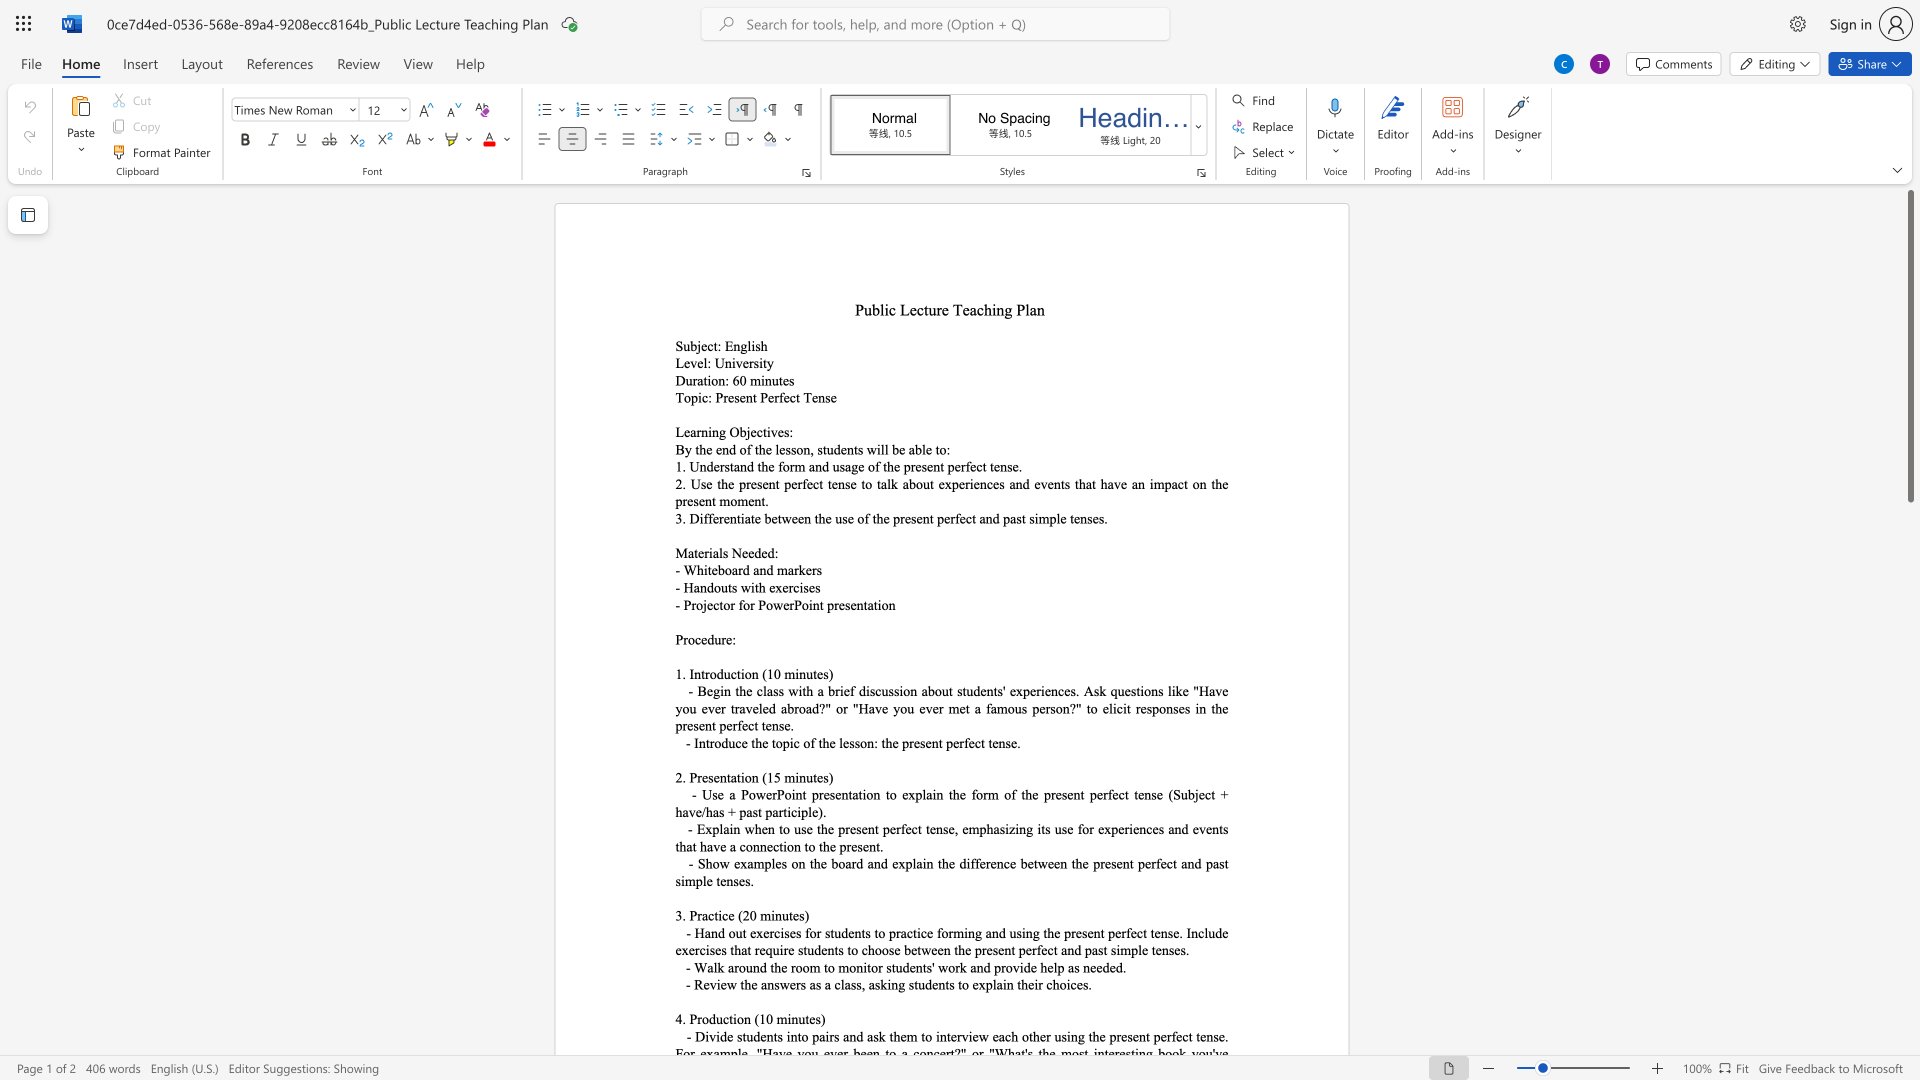 This screenshot has width=1920, height=1080. I want to click on the space between the continuous character "i" and "f" in the text, so click(703, 517).